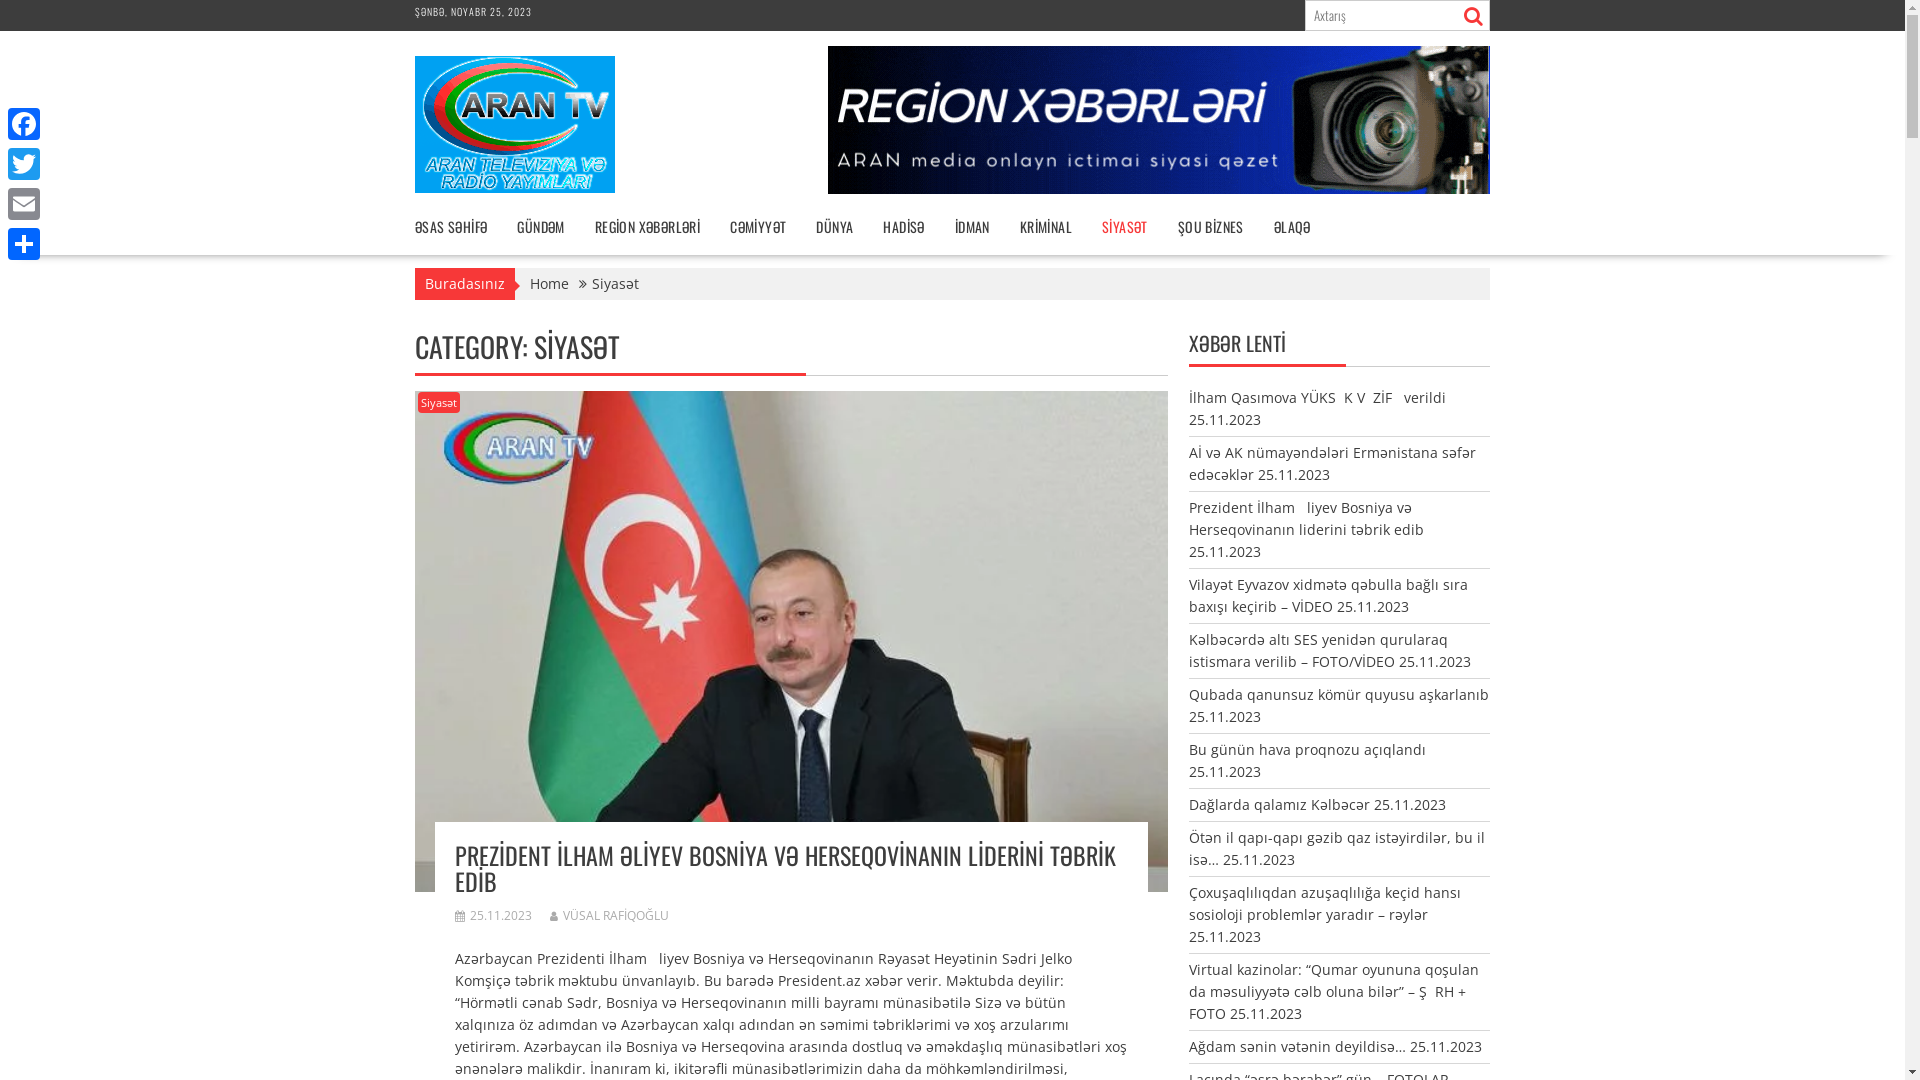 Image resolution: width=1920 pixels, height=1080 pixels. What do you see at coordinates (529, 284) in the screenshot?
I see `'Home'` at bounding box center [529, 284].